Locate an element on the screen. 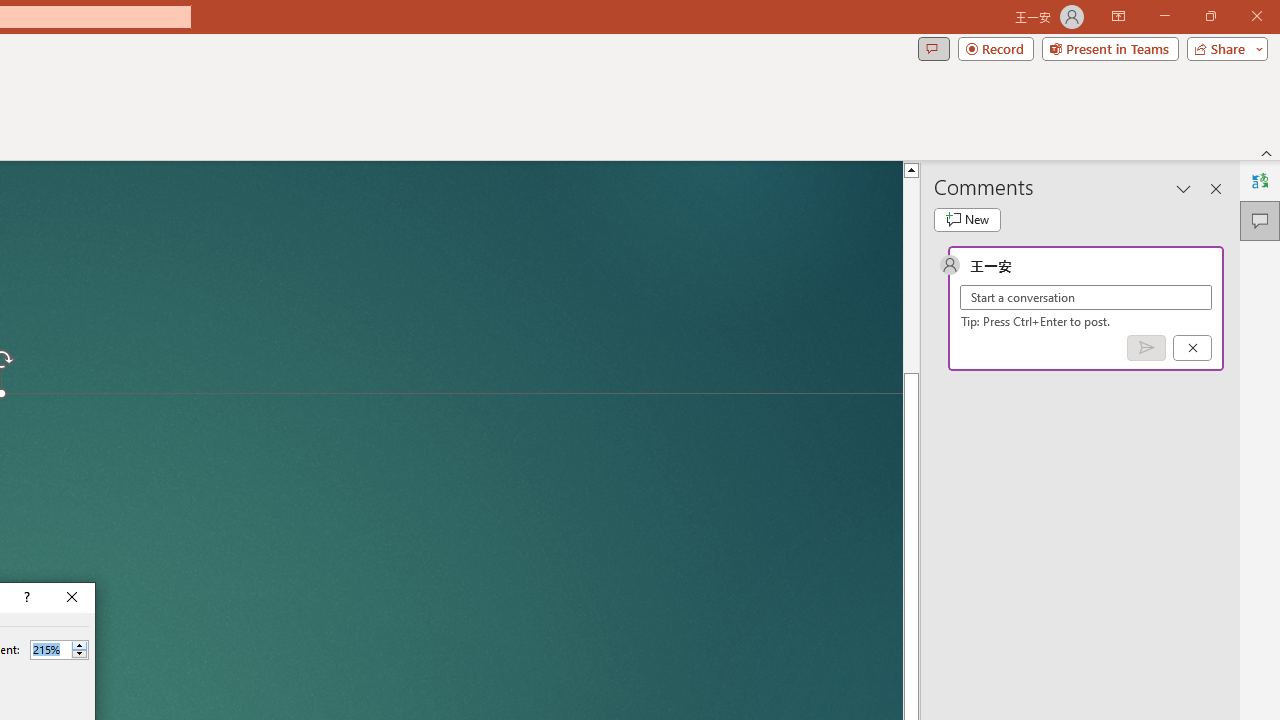  'Cancel' is located at coordinates (1192, 346).